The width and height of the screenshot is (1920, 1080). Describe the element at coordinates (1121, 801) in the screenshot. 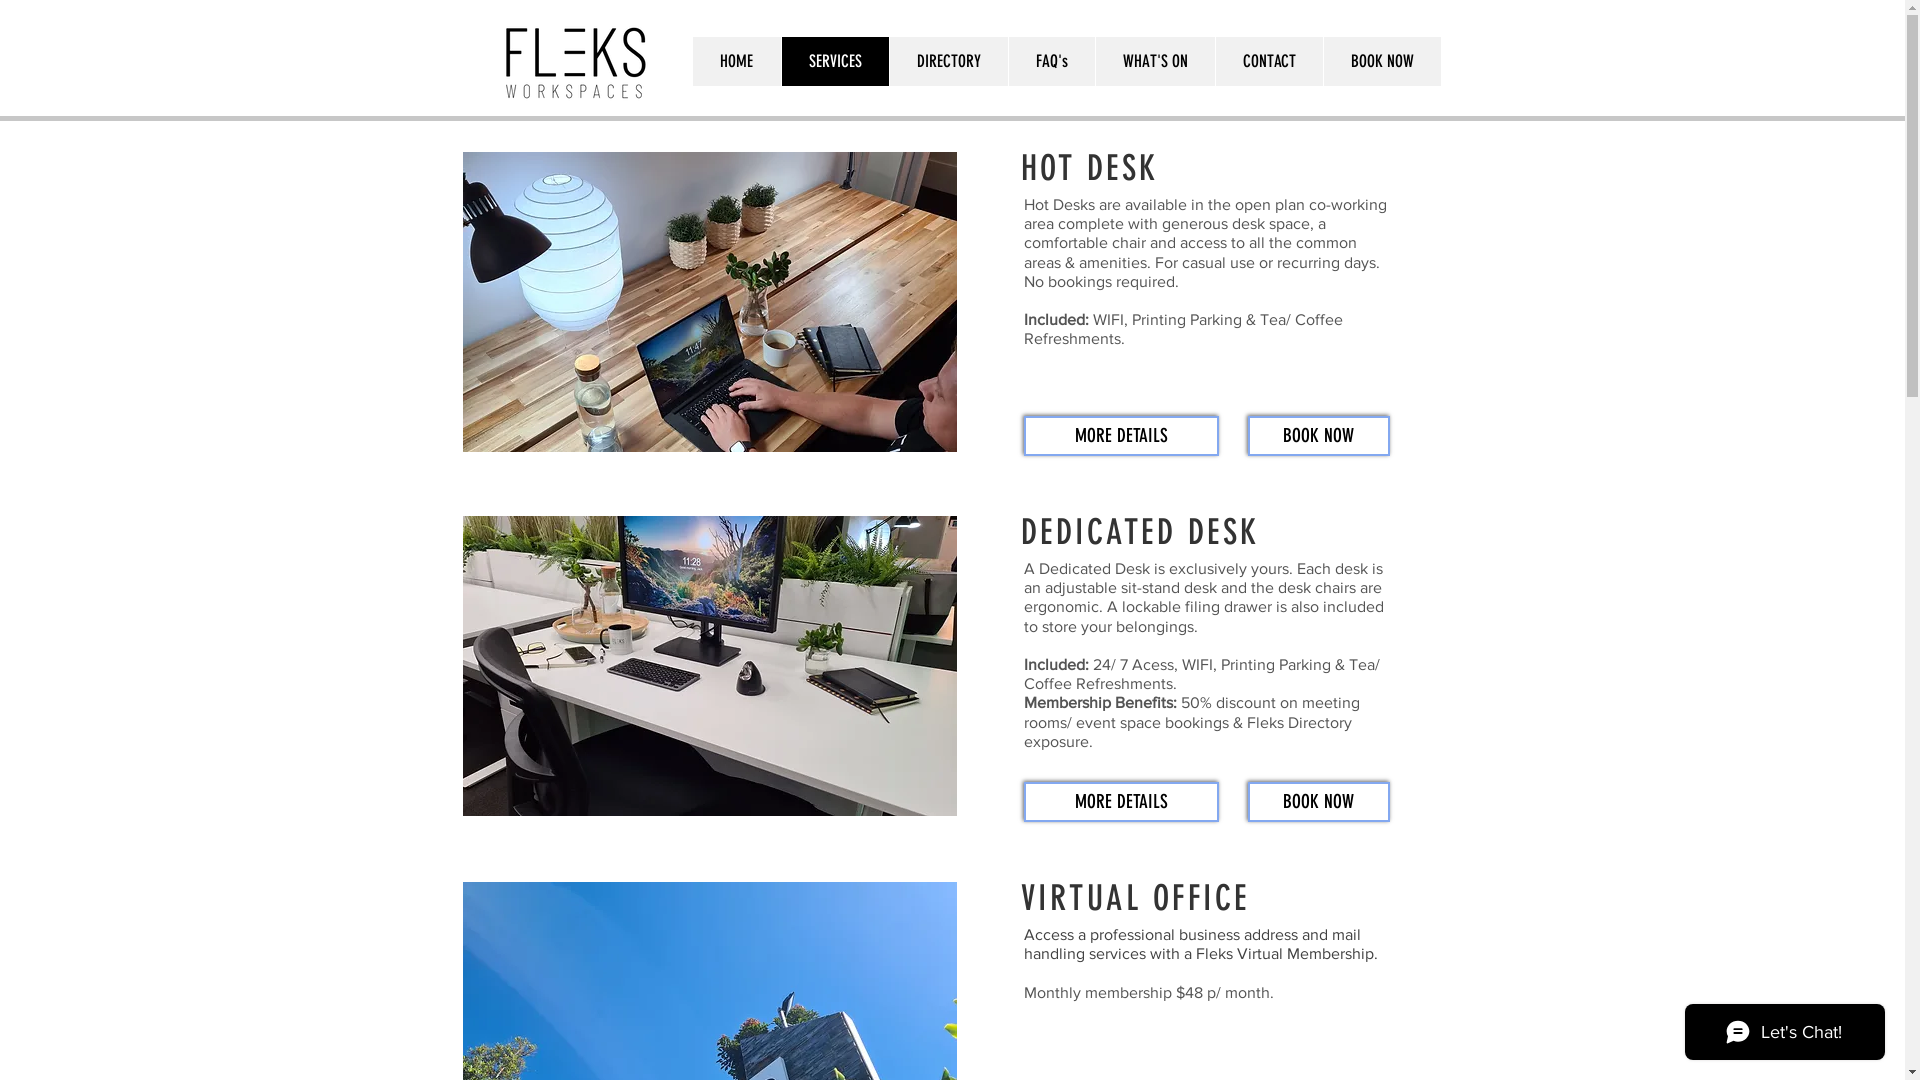

I see `'MORE DETAILS'` at that location.